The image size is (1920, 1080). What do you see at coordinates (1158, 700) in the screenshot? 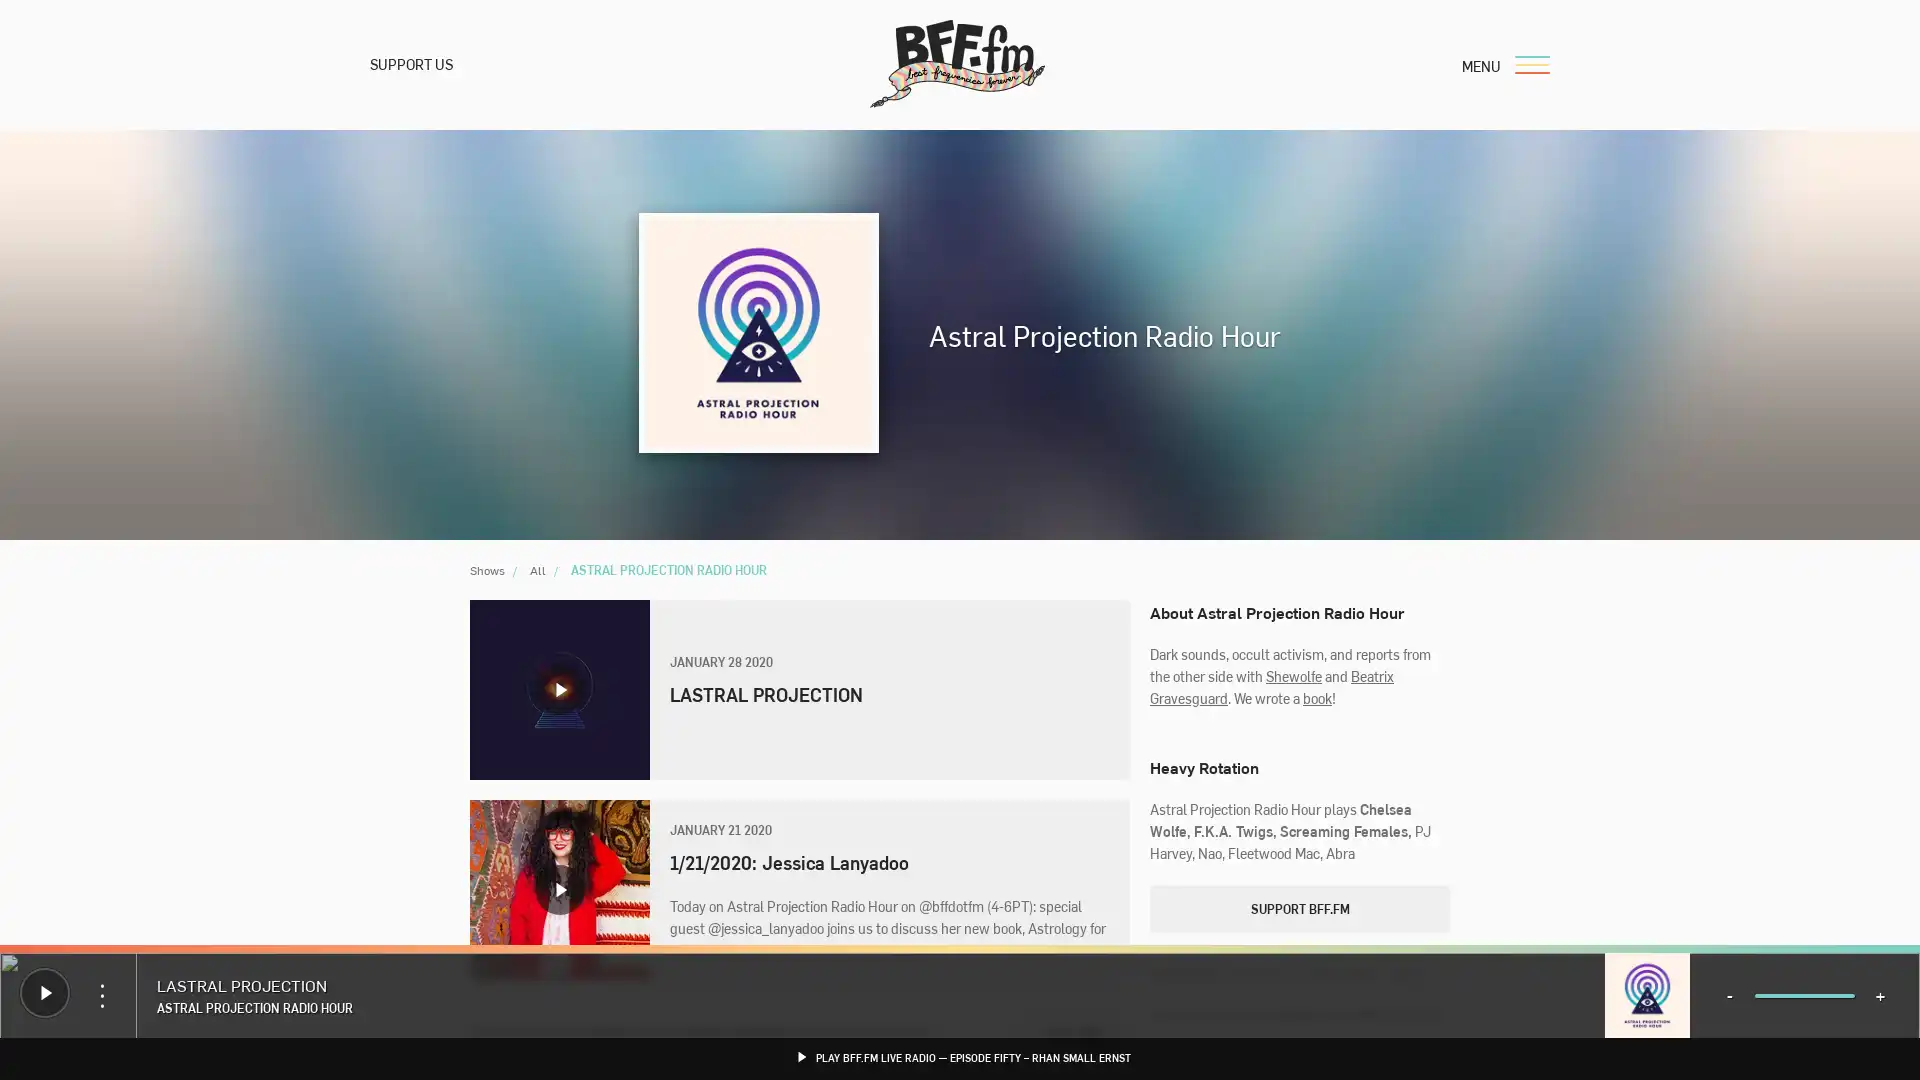
I see `Search` at bounding box center [1158, 700].